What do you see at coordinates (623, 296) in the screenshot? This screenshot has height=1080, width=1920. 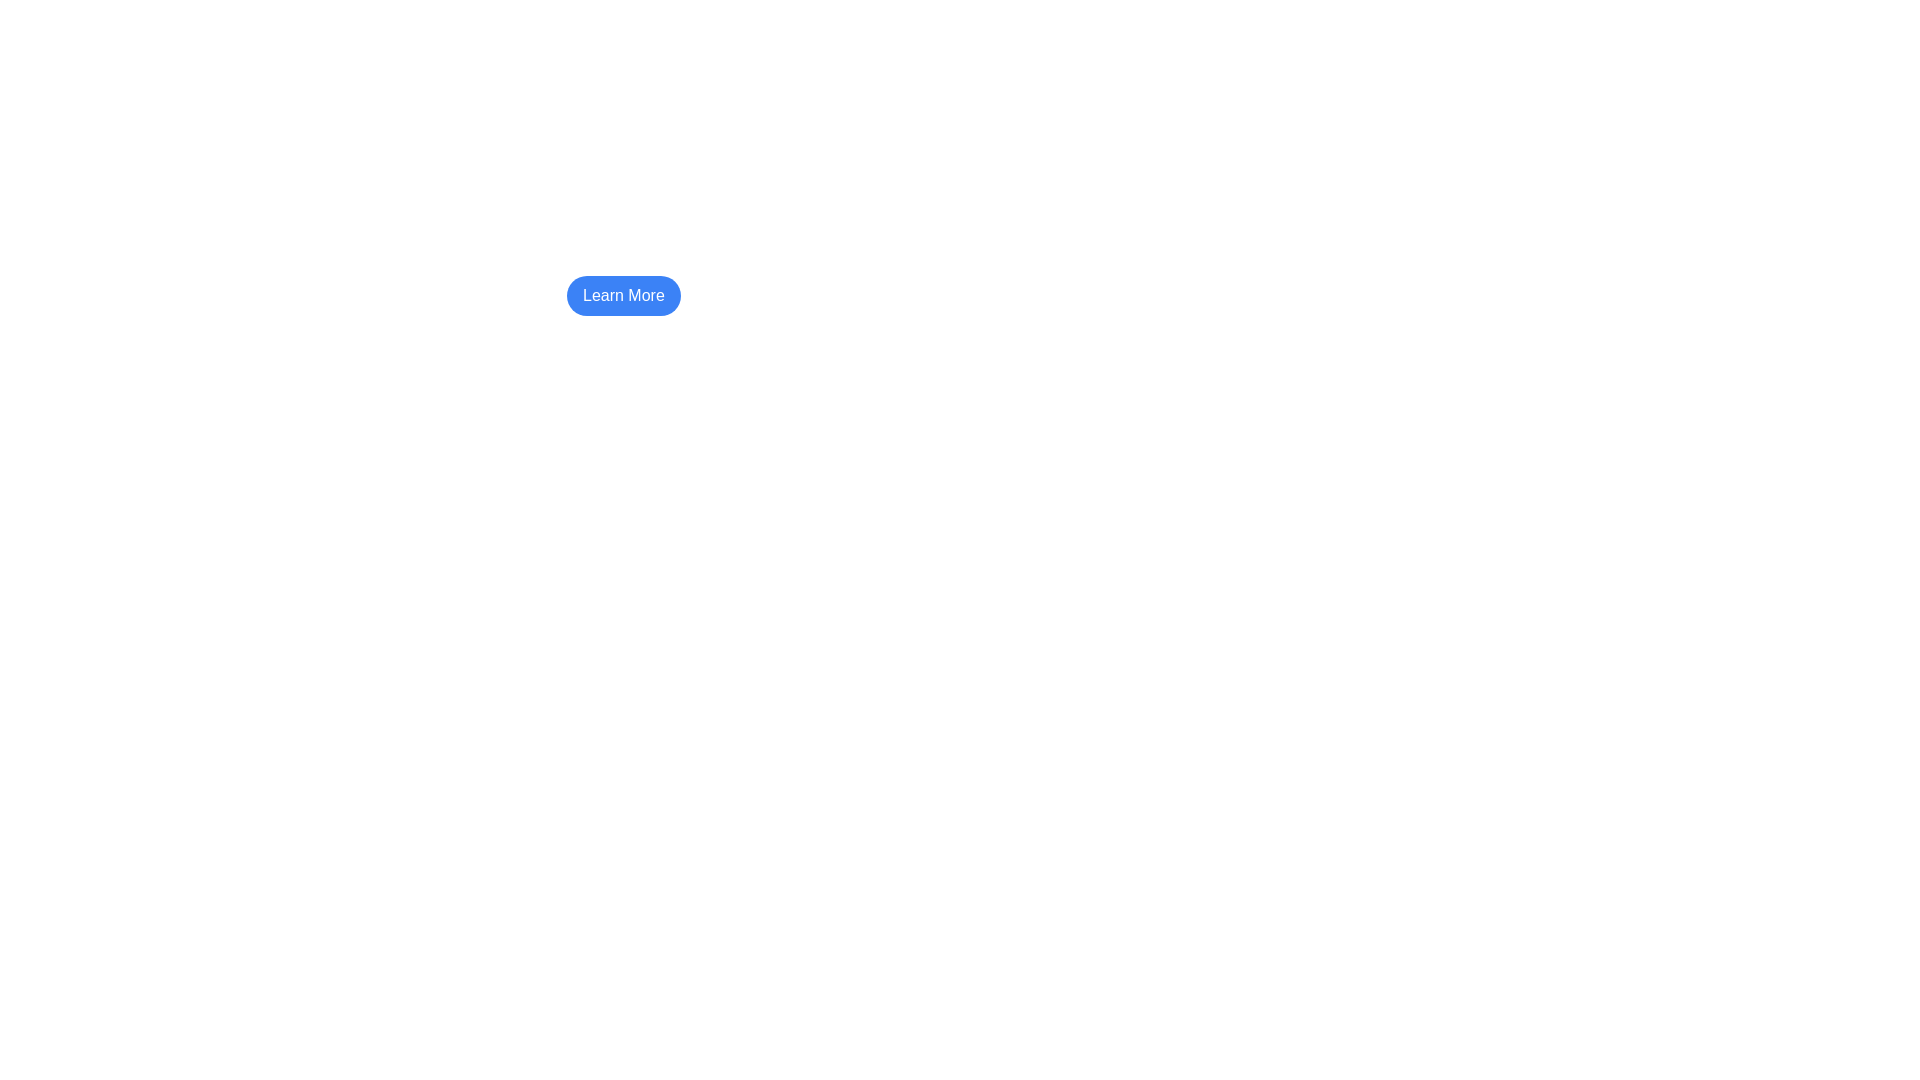 I see `the bright blue 'Learn More' button with rounded corners to observe any hover effects` at bounding box center [623, 296].